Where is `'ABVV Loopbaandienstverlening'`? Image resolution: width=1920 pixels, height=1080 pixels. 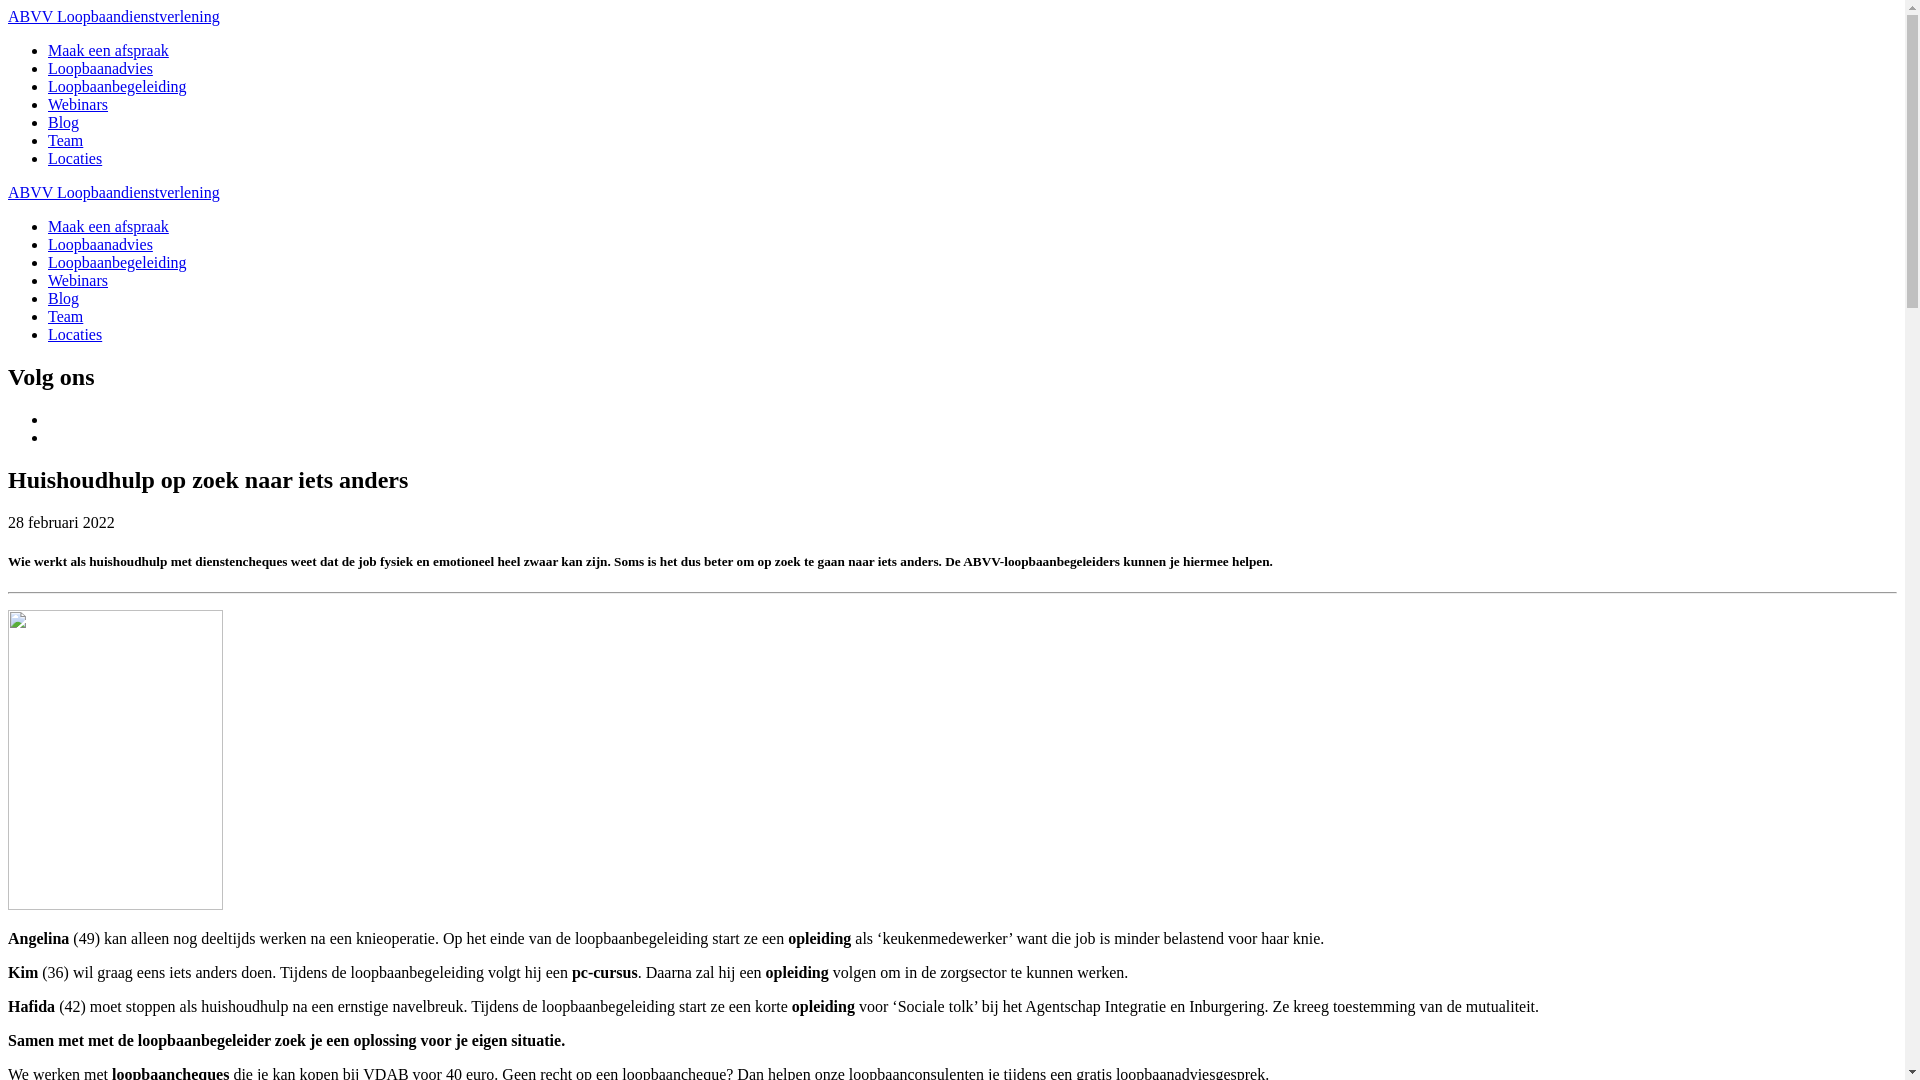 'ABVV Loopbaandienstverlening' is located at coordinates (113, 16).